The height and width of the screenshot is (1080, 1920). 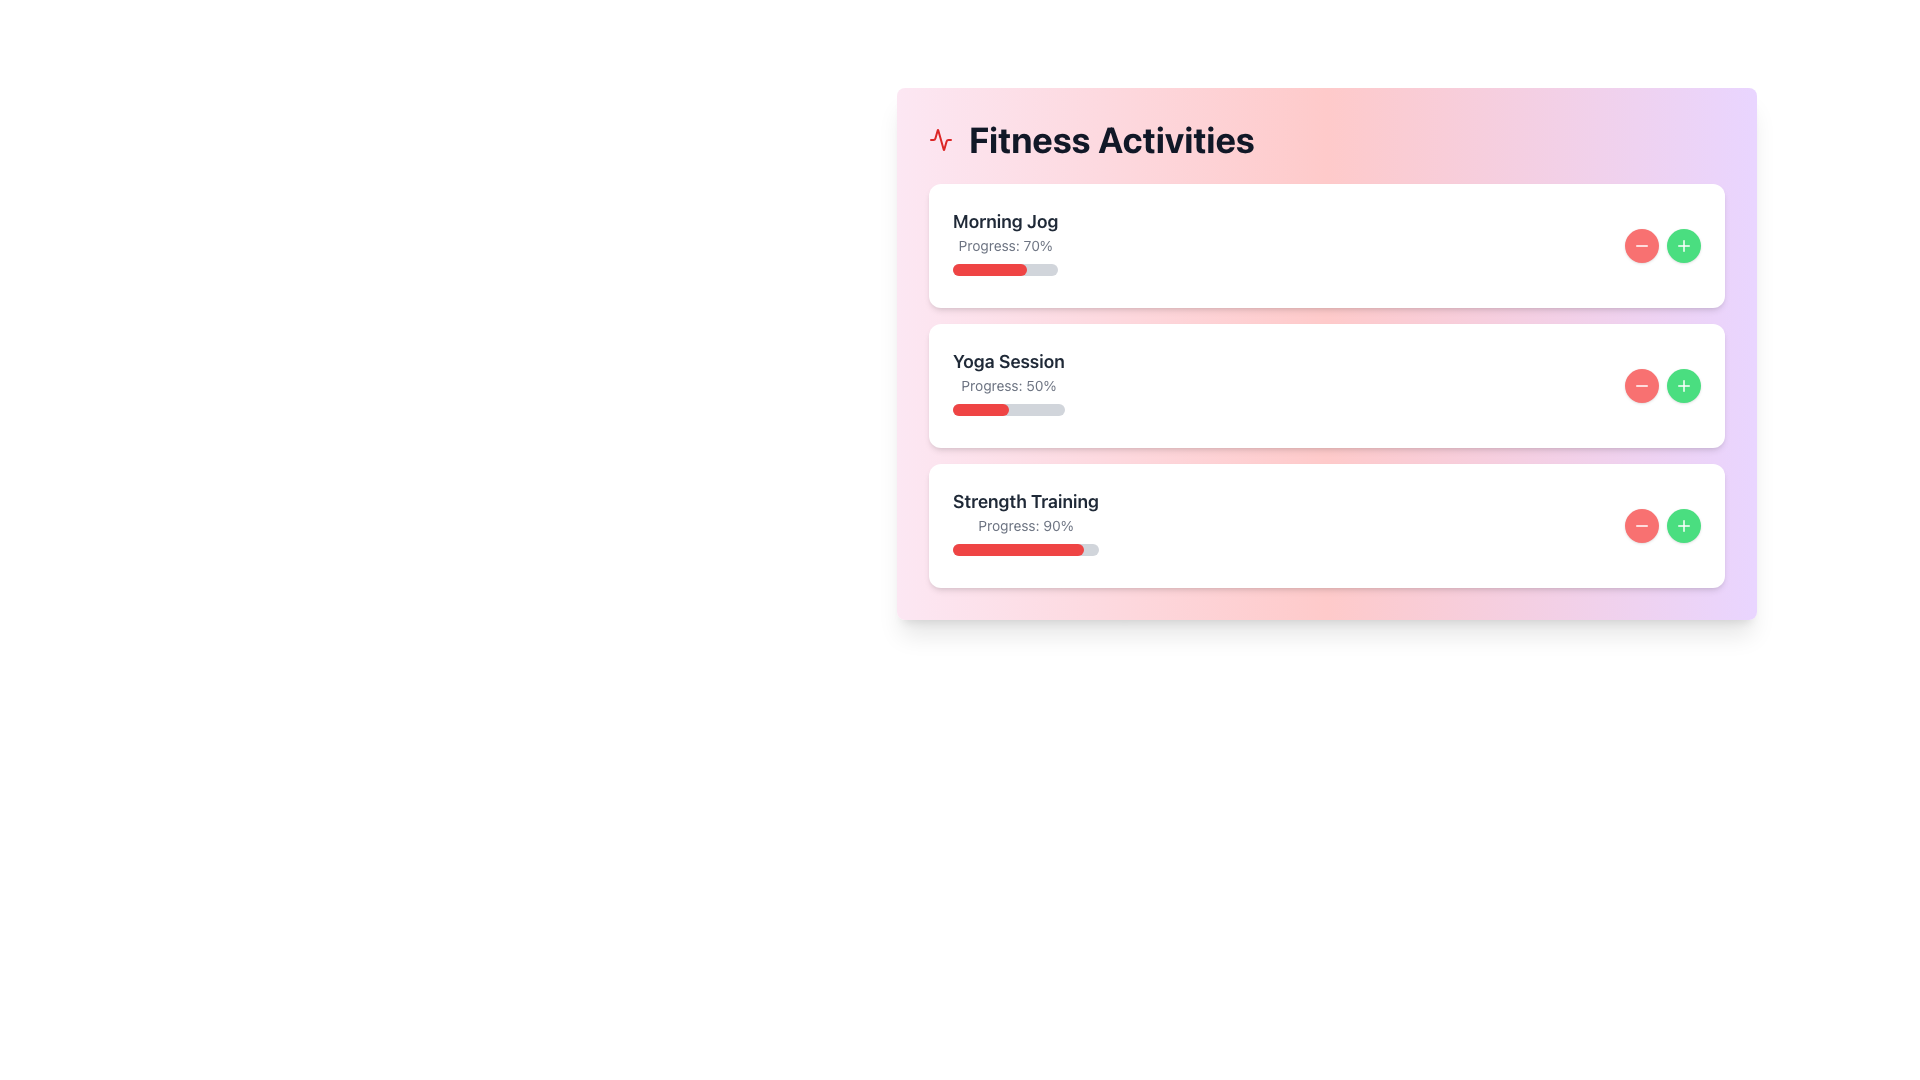 What do you see at coordinates (1641, 524) in the screenshot?
I see `the 'remove' icon button on the 'Morning Jog' activity card in the 'Fitness Activities' list` at bounding box center [1641, 524].